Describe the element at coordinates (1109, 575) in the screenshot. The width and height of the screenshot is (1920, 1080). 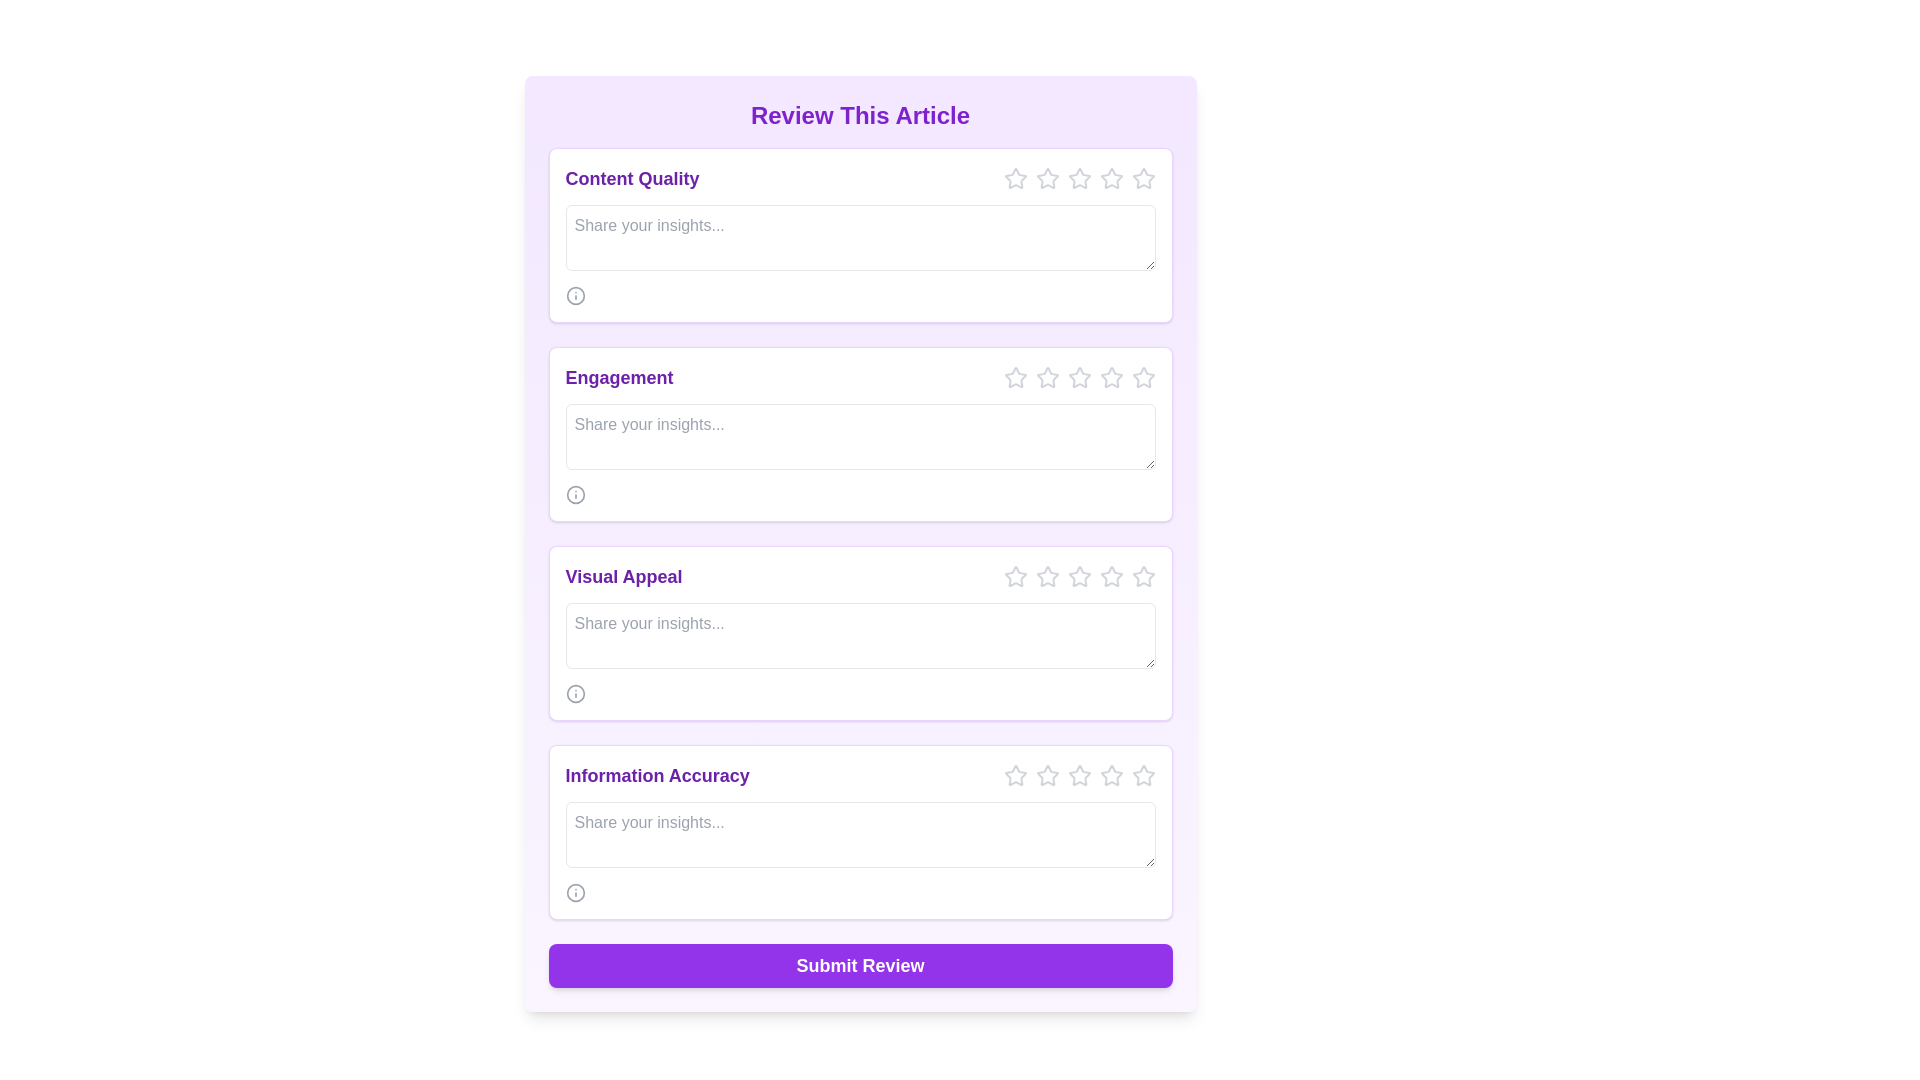
I see `the fifth star icon with a hollow outline in the rating system under the 'Visual Appeal' section to set a rating` at that location.